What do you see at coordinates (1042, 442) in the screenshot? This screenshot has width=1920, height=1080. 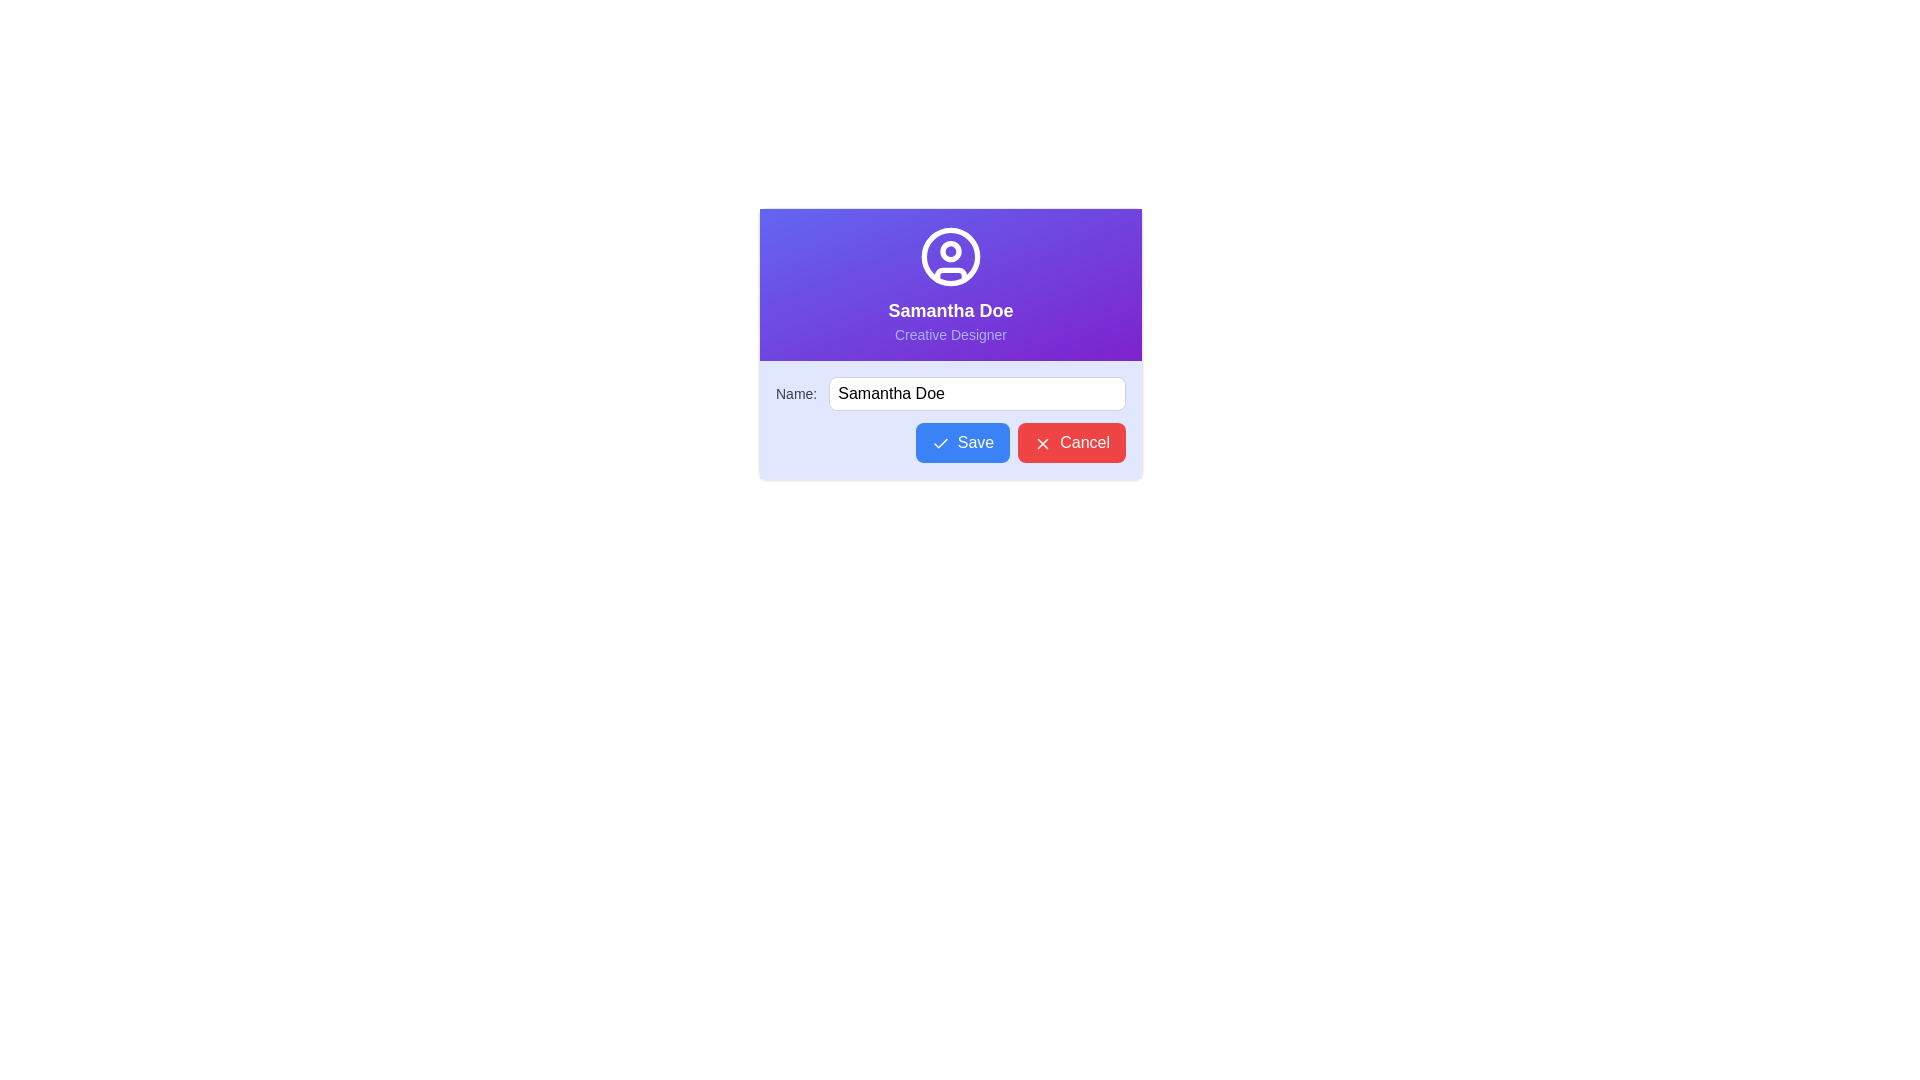 I see `the decorative icon on the 'Cancel' button located in the lower-right corner of the form interface` at bounding box center [1042, 442].